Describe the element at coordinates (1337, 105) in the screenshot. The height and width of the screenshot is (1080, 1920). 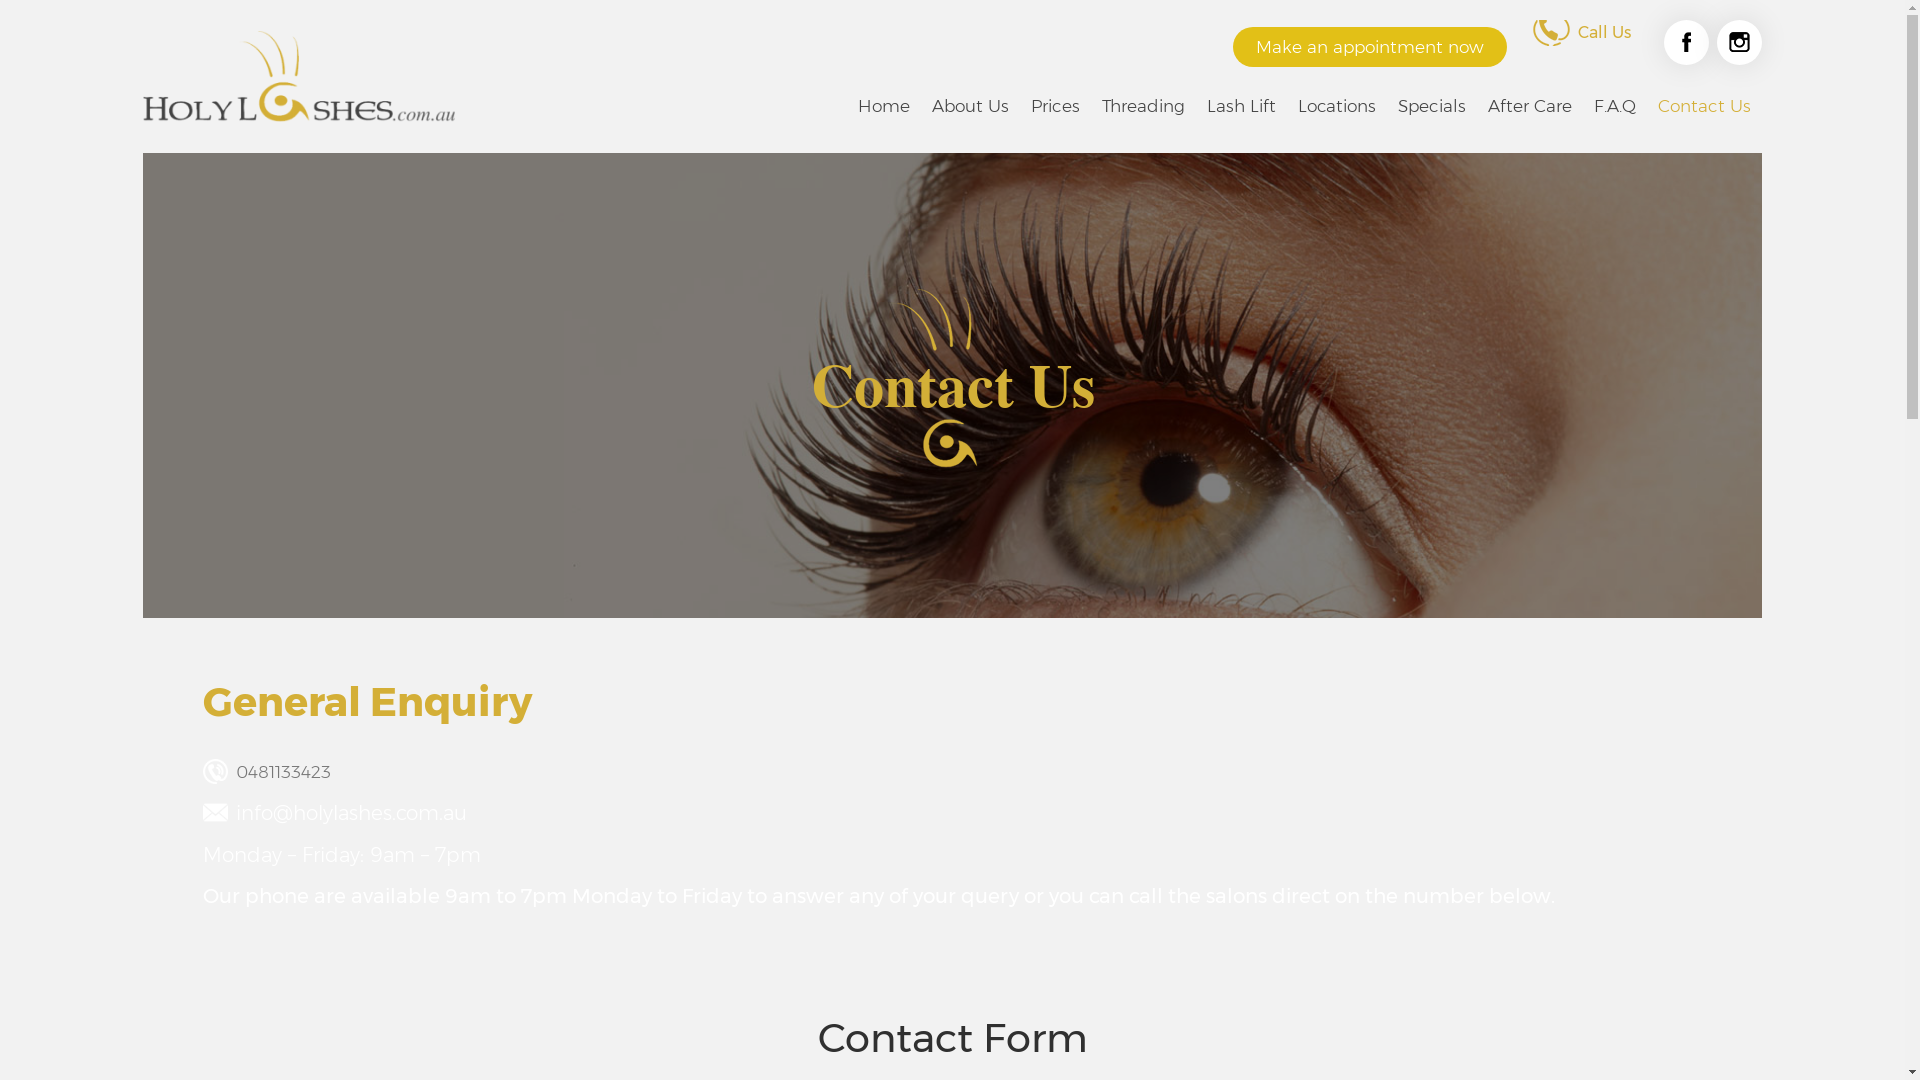
I see `'Locations'` at that location.